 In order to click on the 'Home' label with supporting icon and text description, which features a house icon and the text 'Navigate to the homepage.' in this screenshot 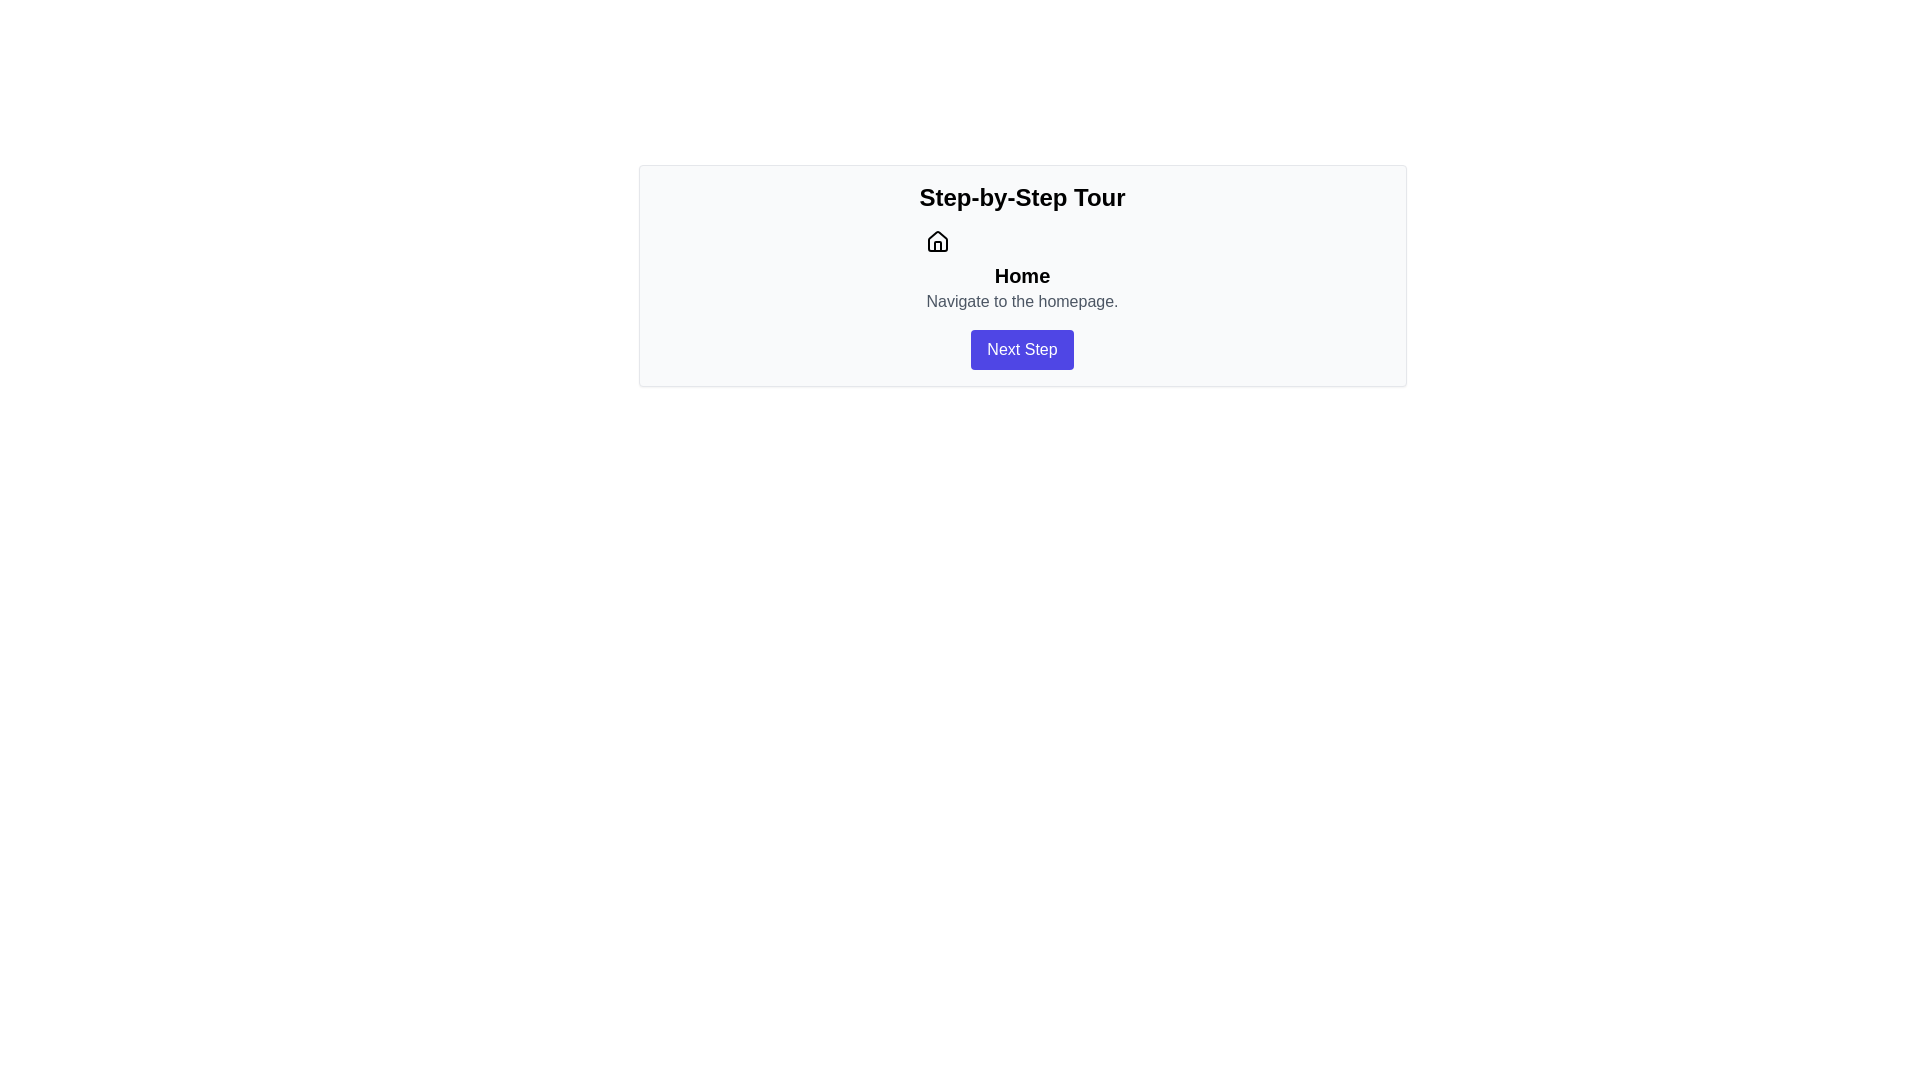, I will do `click(1022, 272)`.